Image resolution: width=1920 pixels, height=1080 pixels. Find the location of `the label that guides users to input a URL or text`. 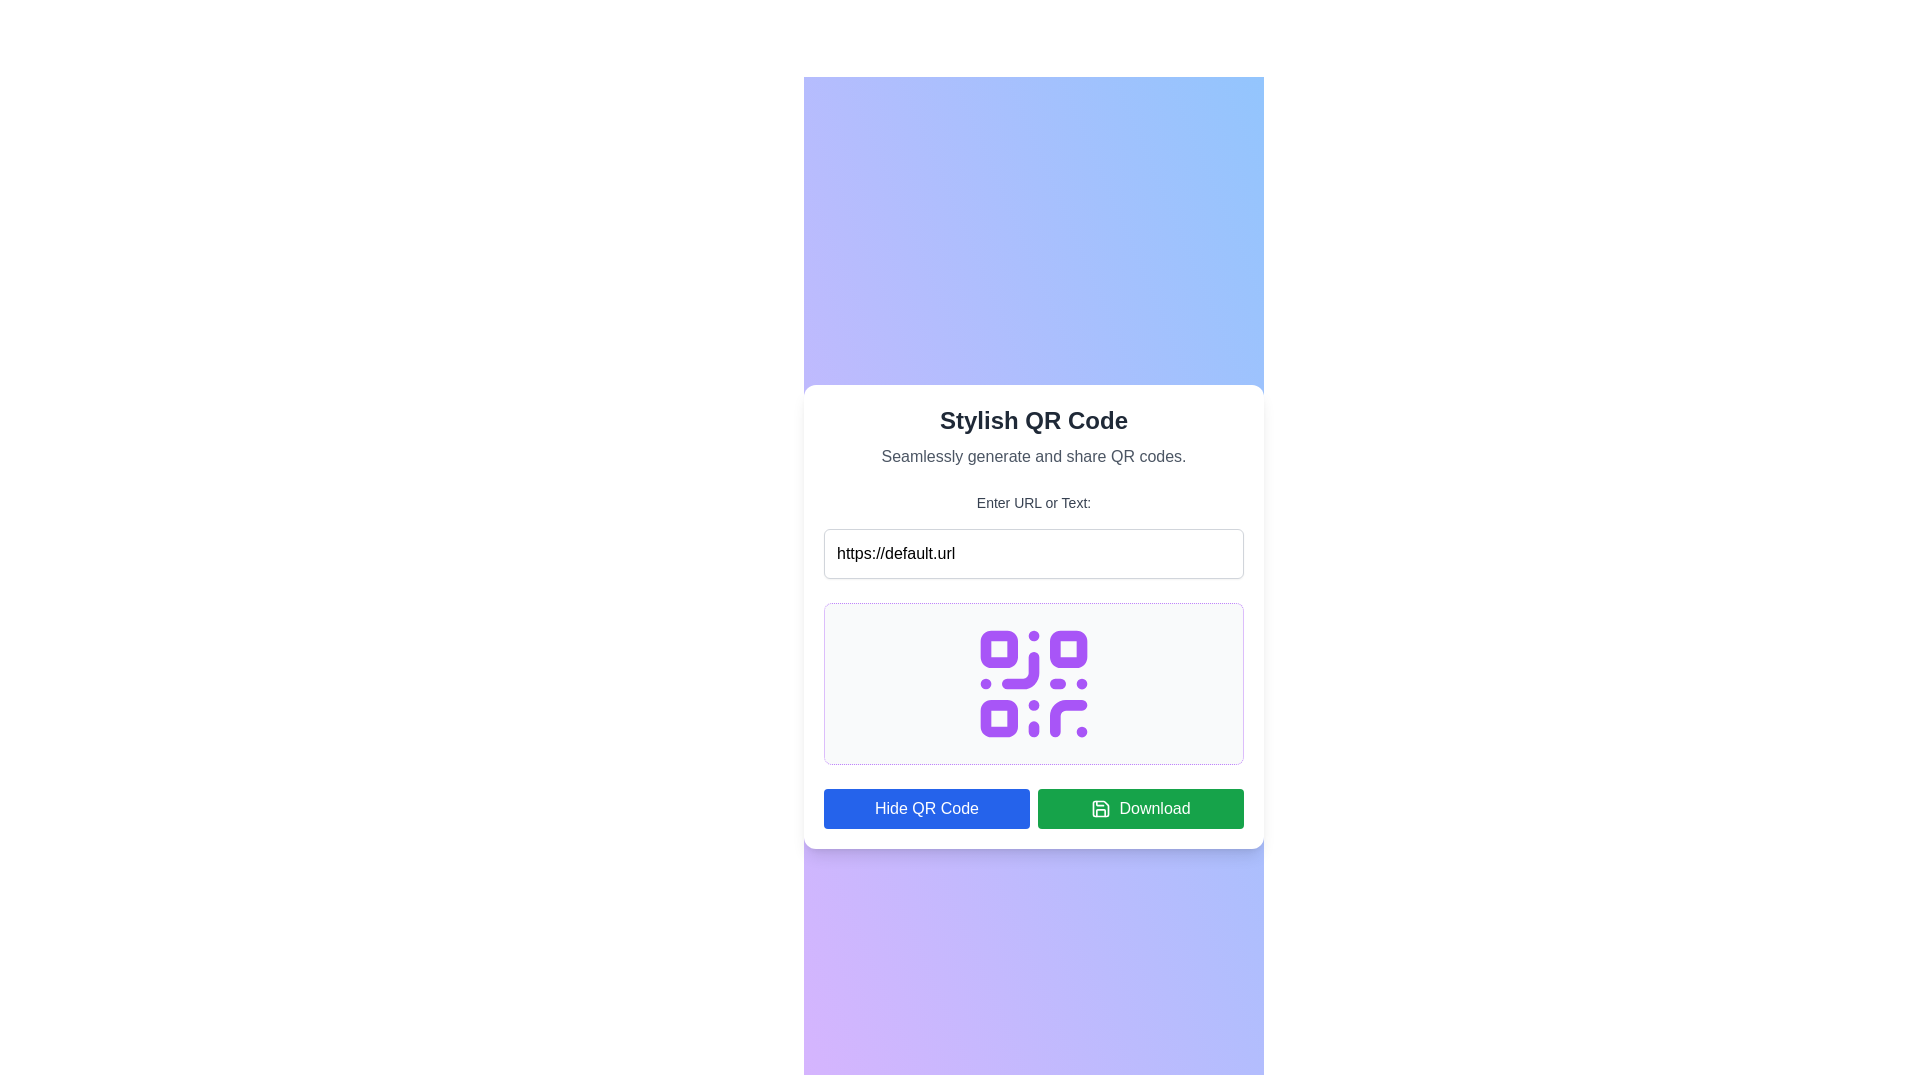

the label that guides users to input a URL or text is located at coordinates (1033, 501).